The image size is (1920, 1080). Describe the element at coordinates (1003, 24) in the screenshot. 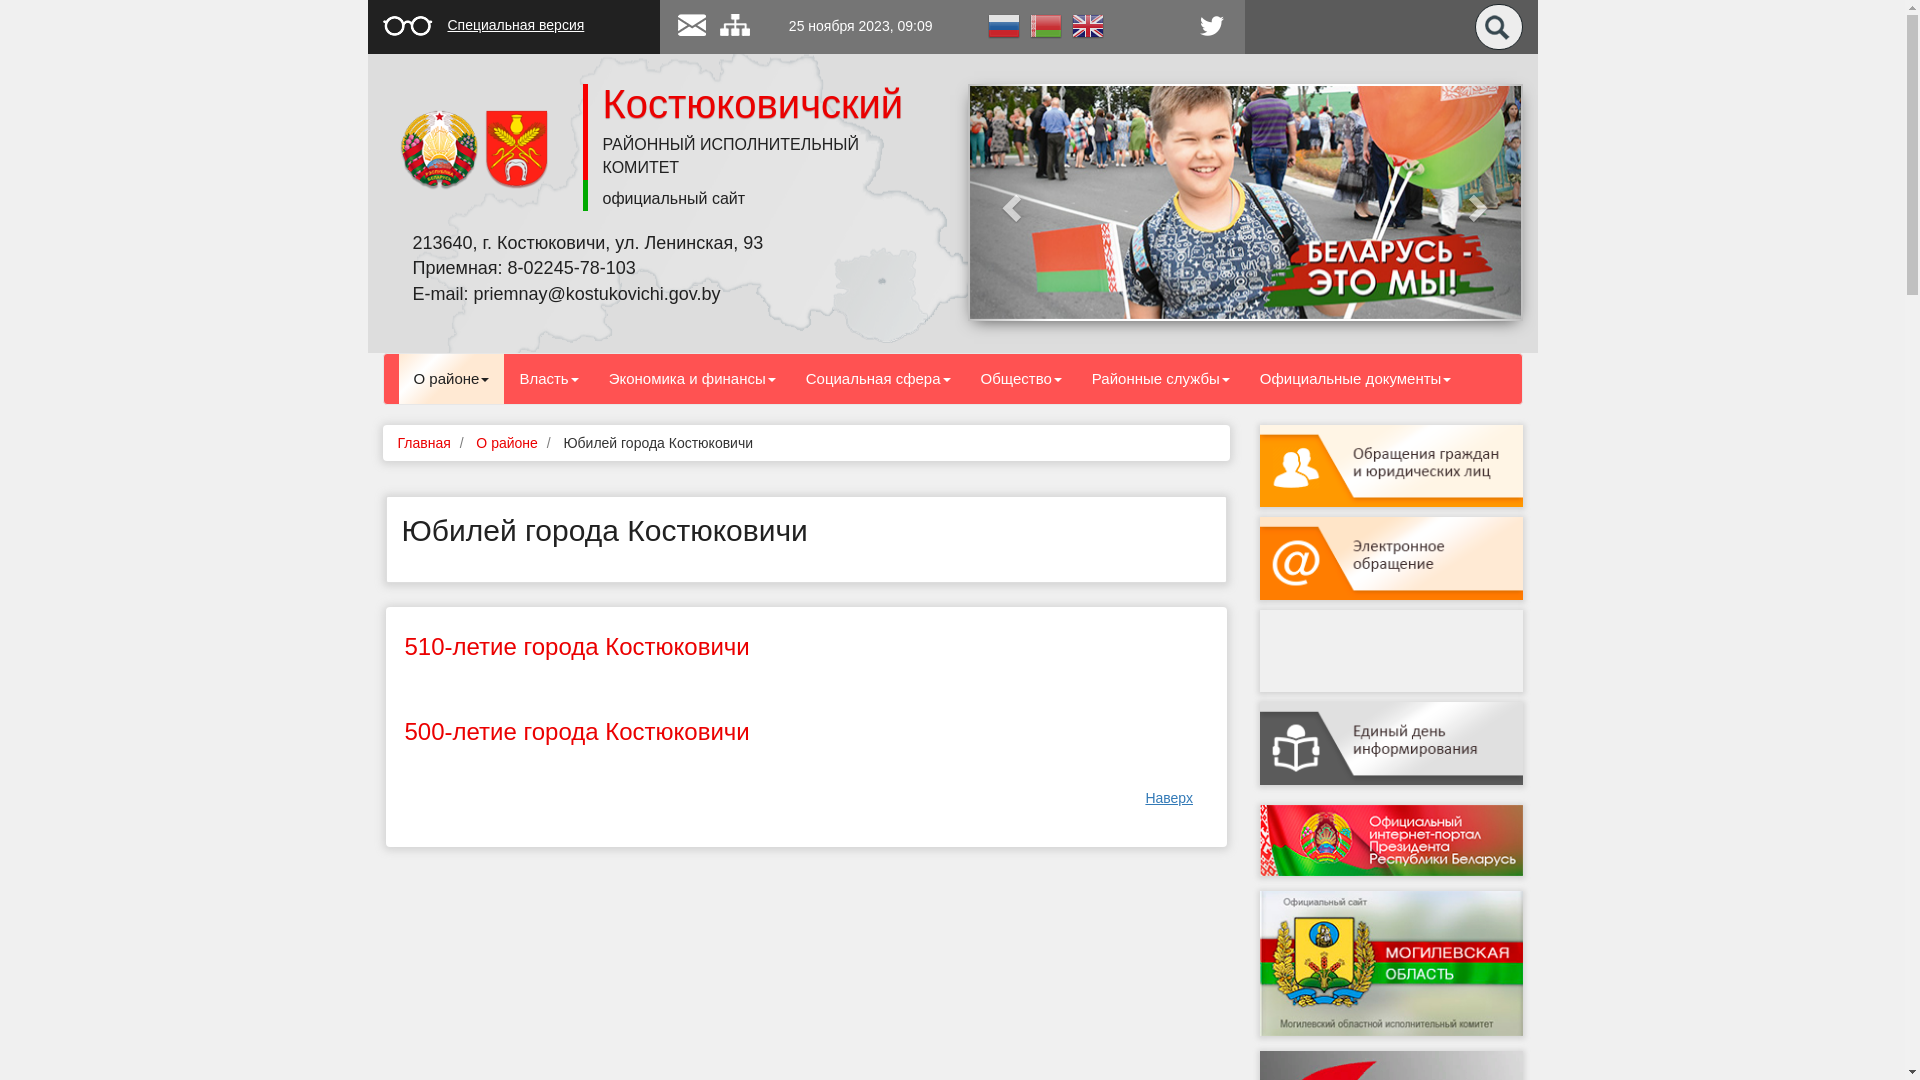

I see `'Russian'` at that location.